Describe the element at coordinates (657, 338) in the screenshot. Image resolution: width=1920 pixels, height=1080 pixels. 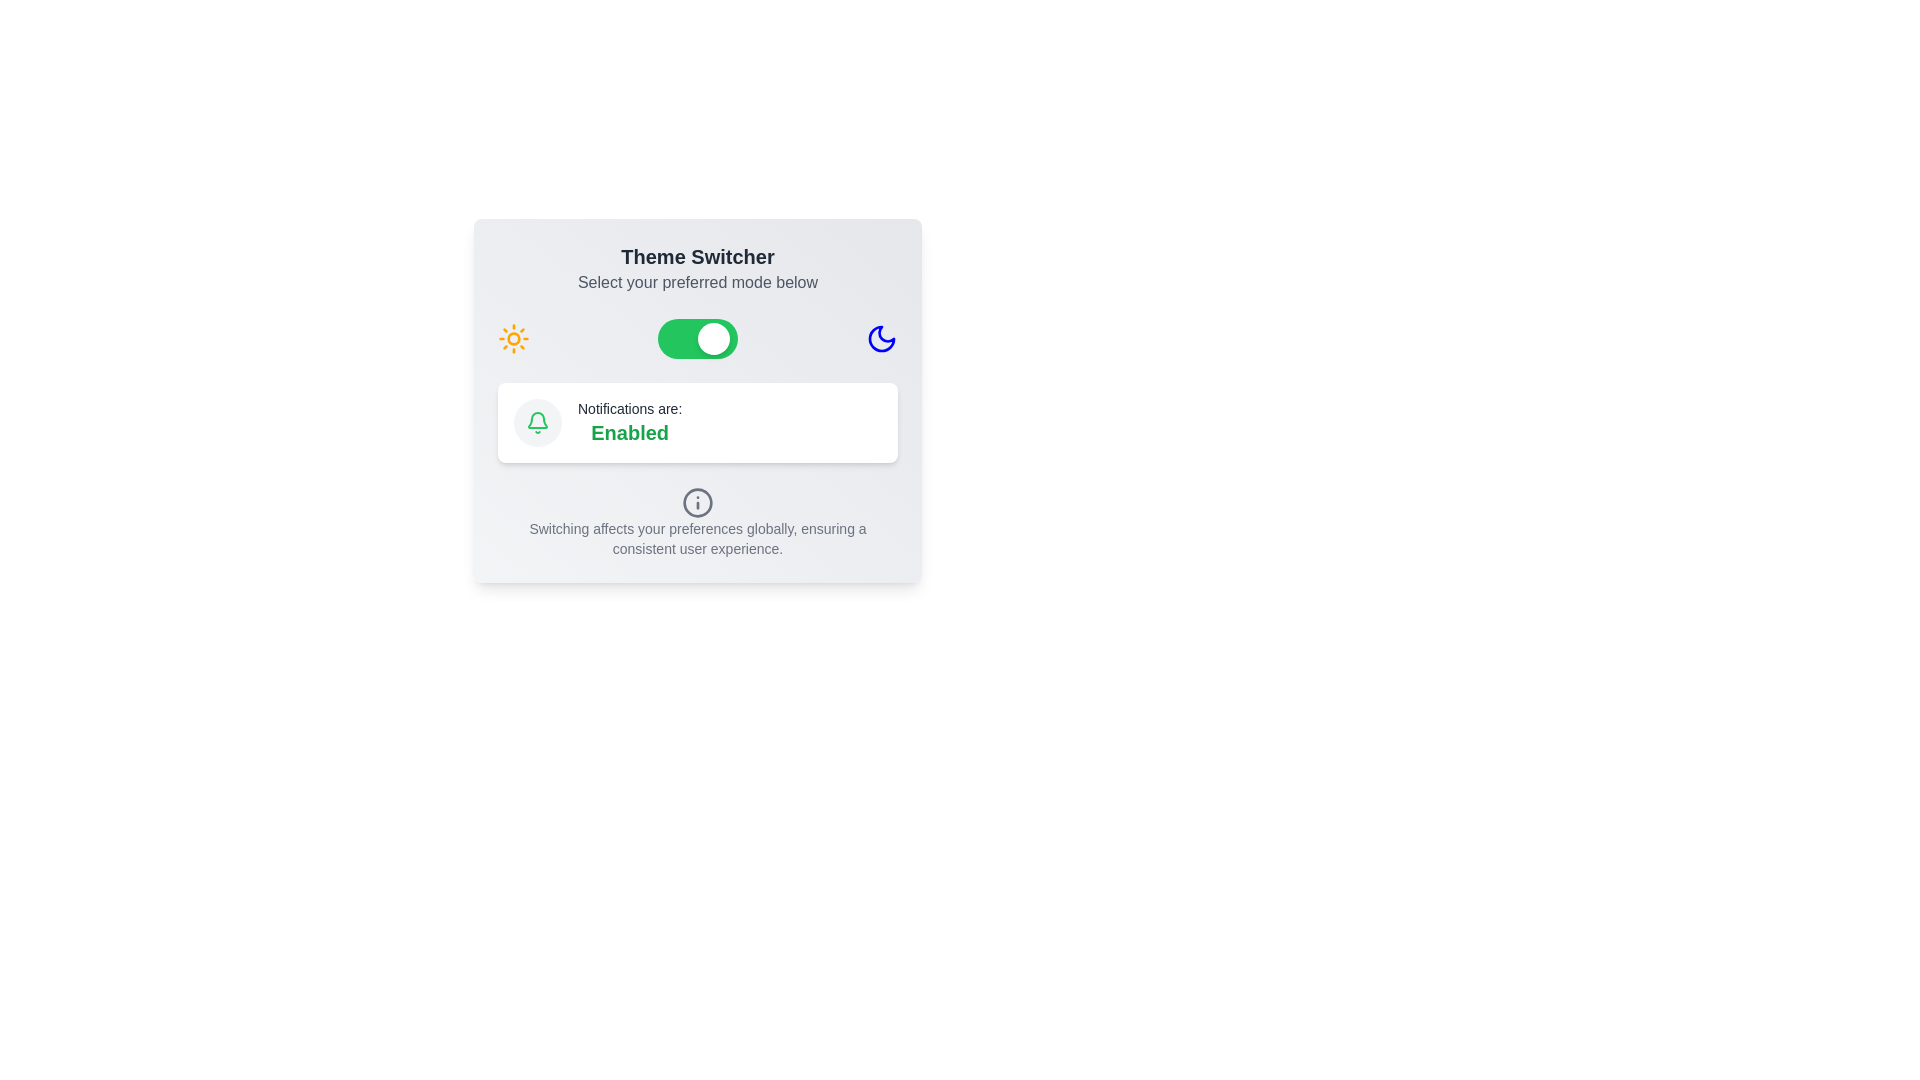
I see `the theme switcher` at that location.